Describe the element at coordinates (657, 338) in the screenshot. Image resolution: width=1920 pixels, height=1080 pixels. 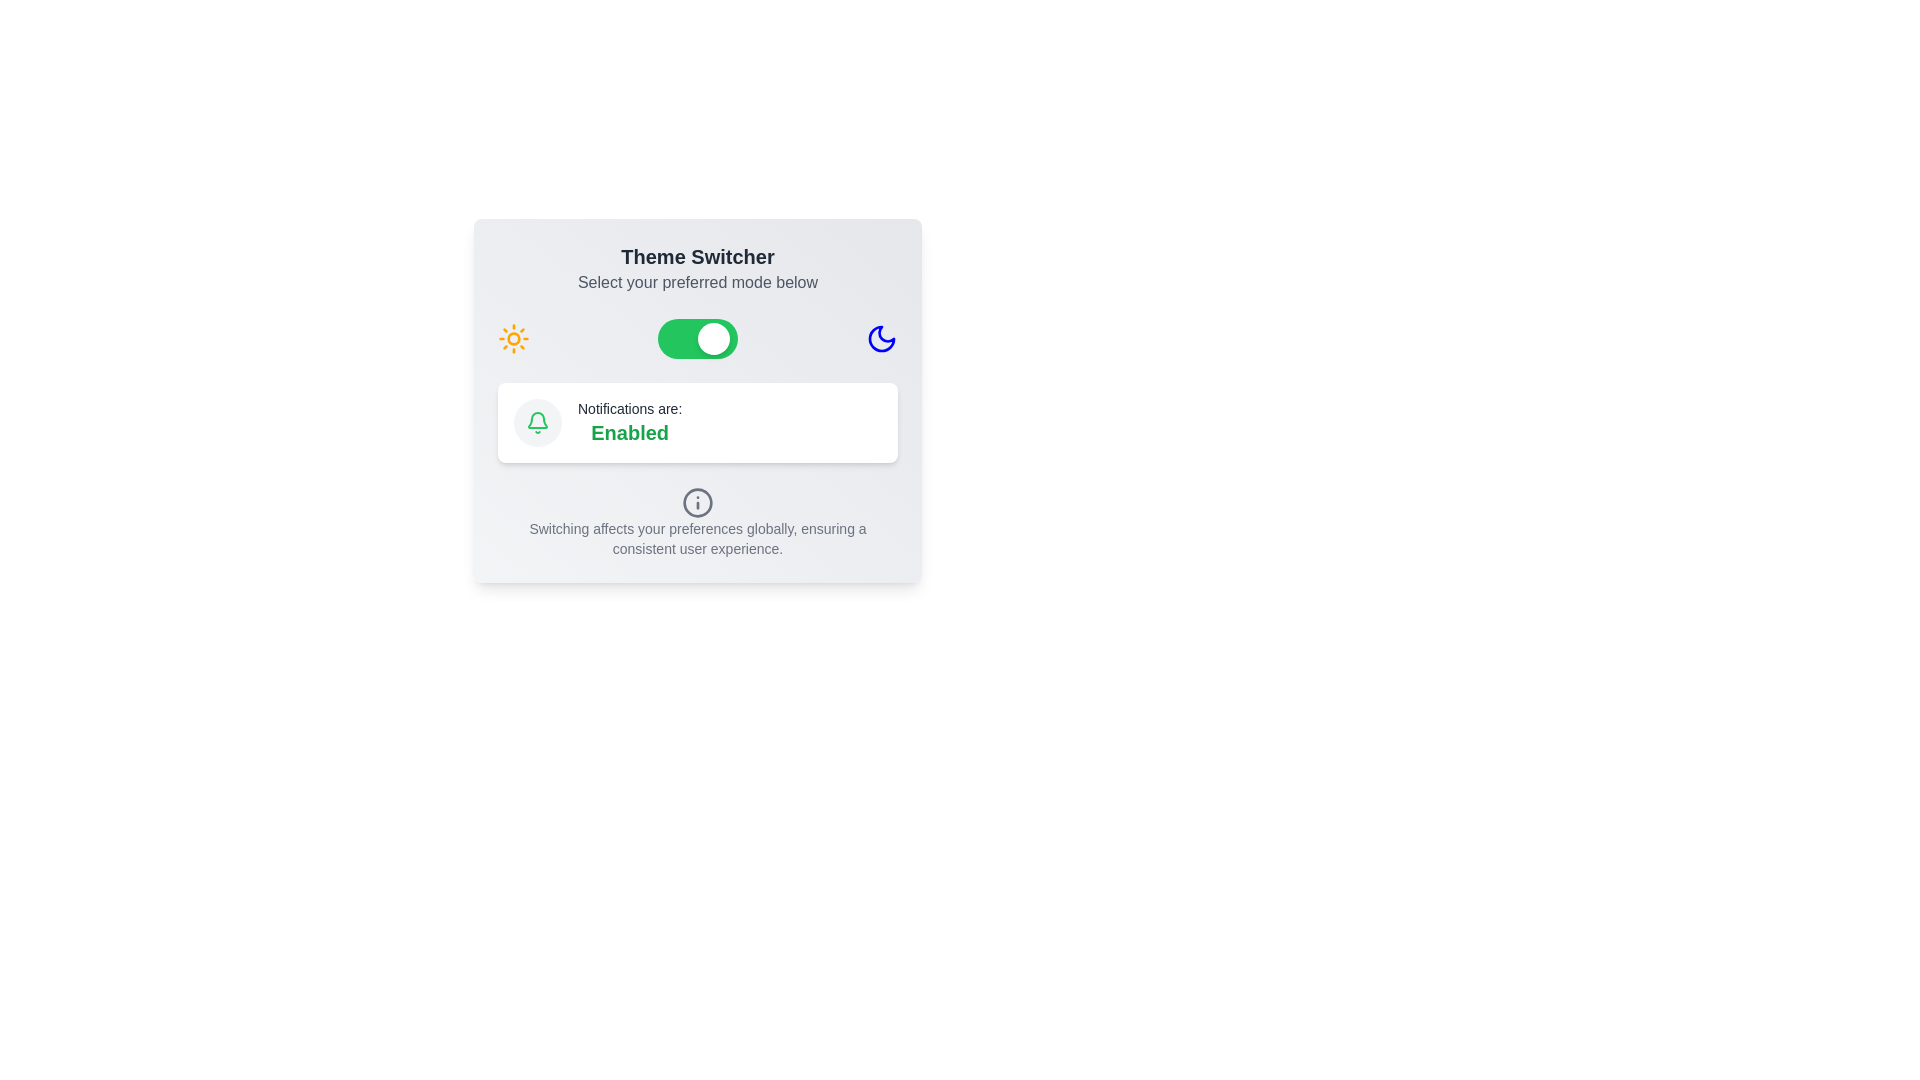
I see `the theme switcher` at that location.